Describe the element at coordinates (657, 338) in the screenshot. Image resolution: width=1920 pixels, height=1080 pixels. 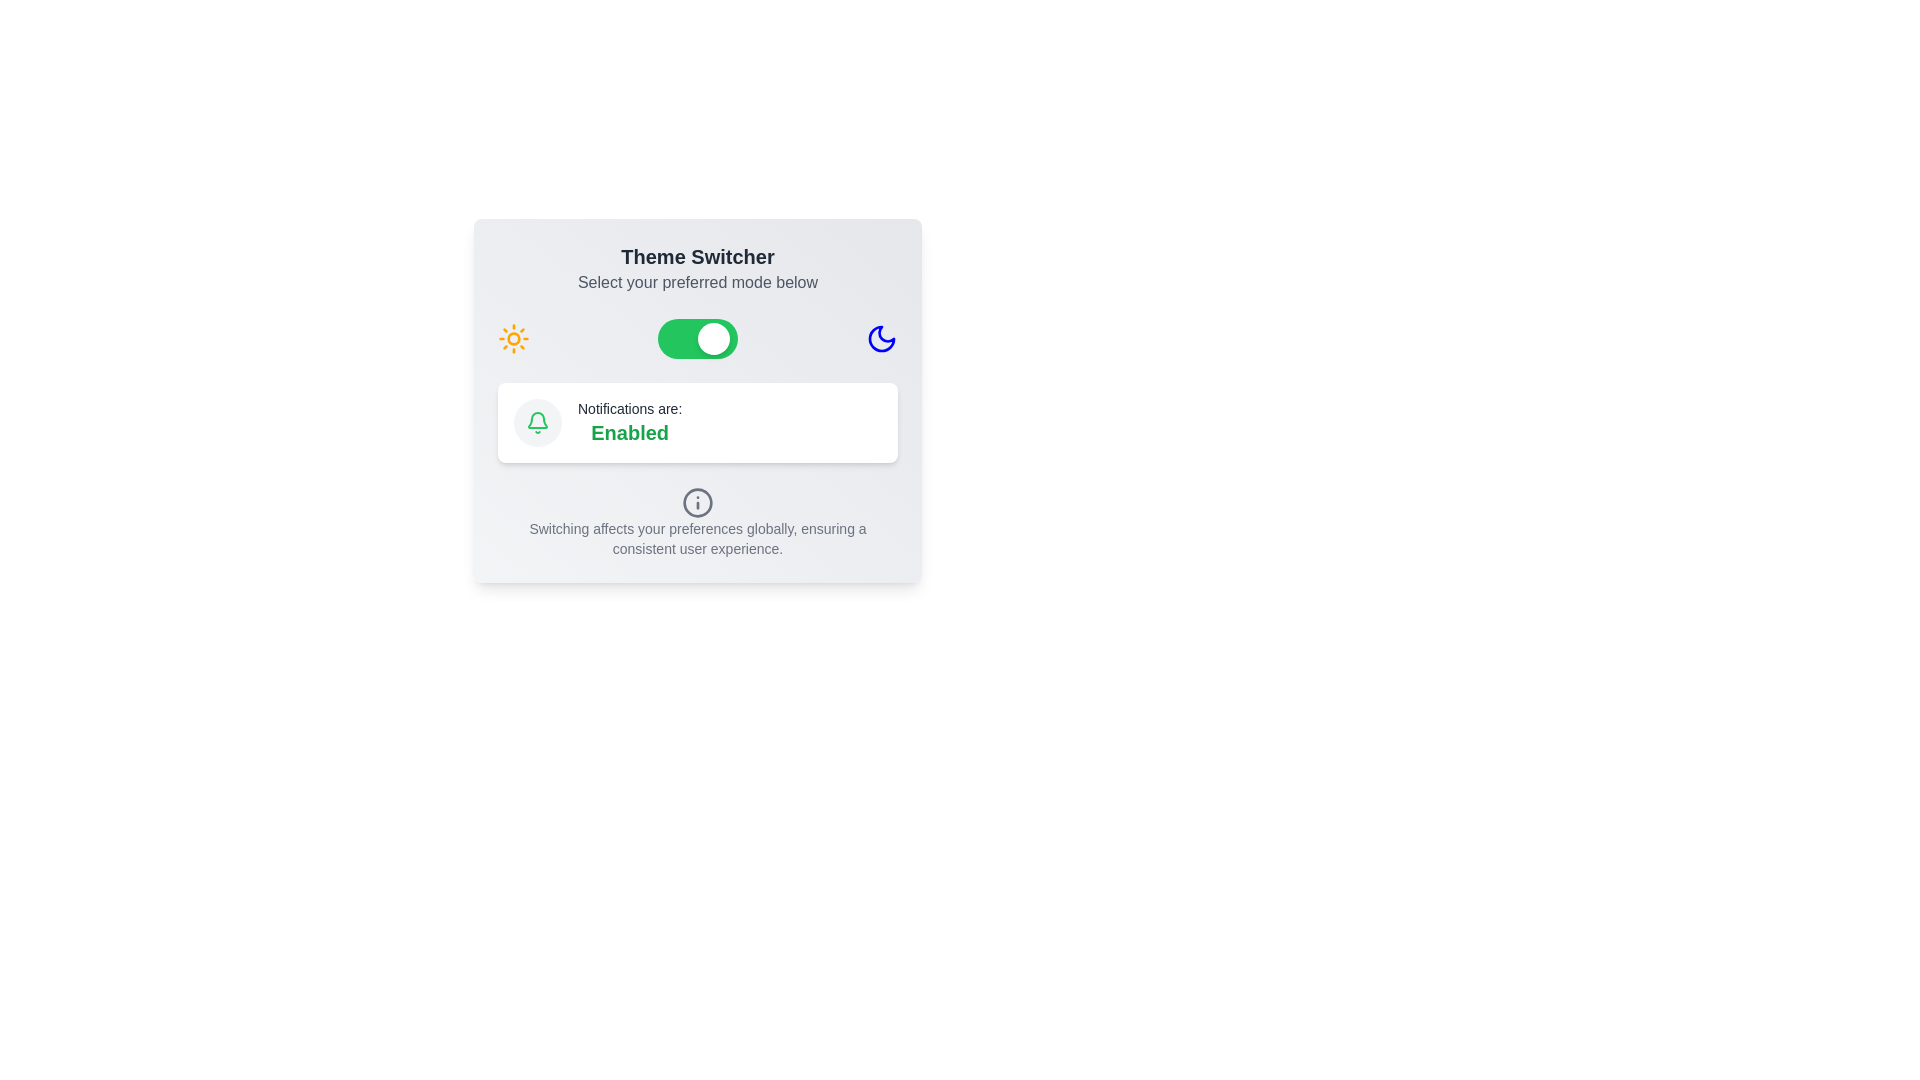
I see `the theme switcher` at that location.